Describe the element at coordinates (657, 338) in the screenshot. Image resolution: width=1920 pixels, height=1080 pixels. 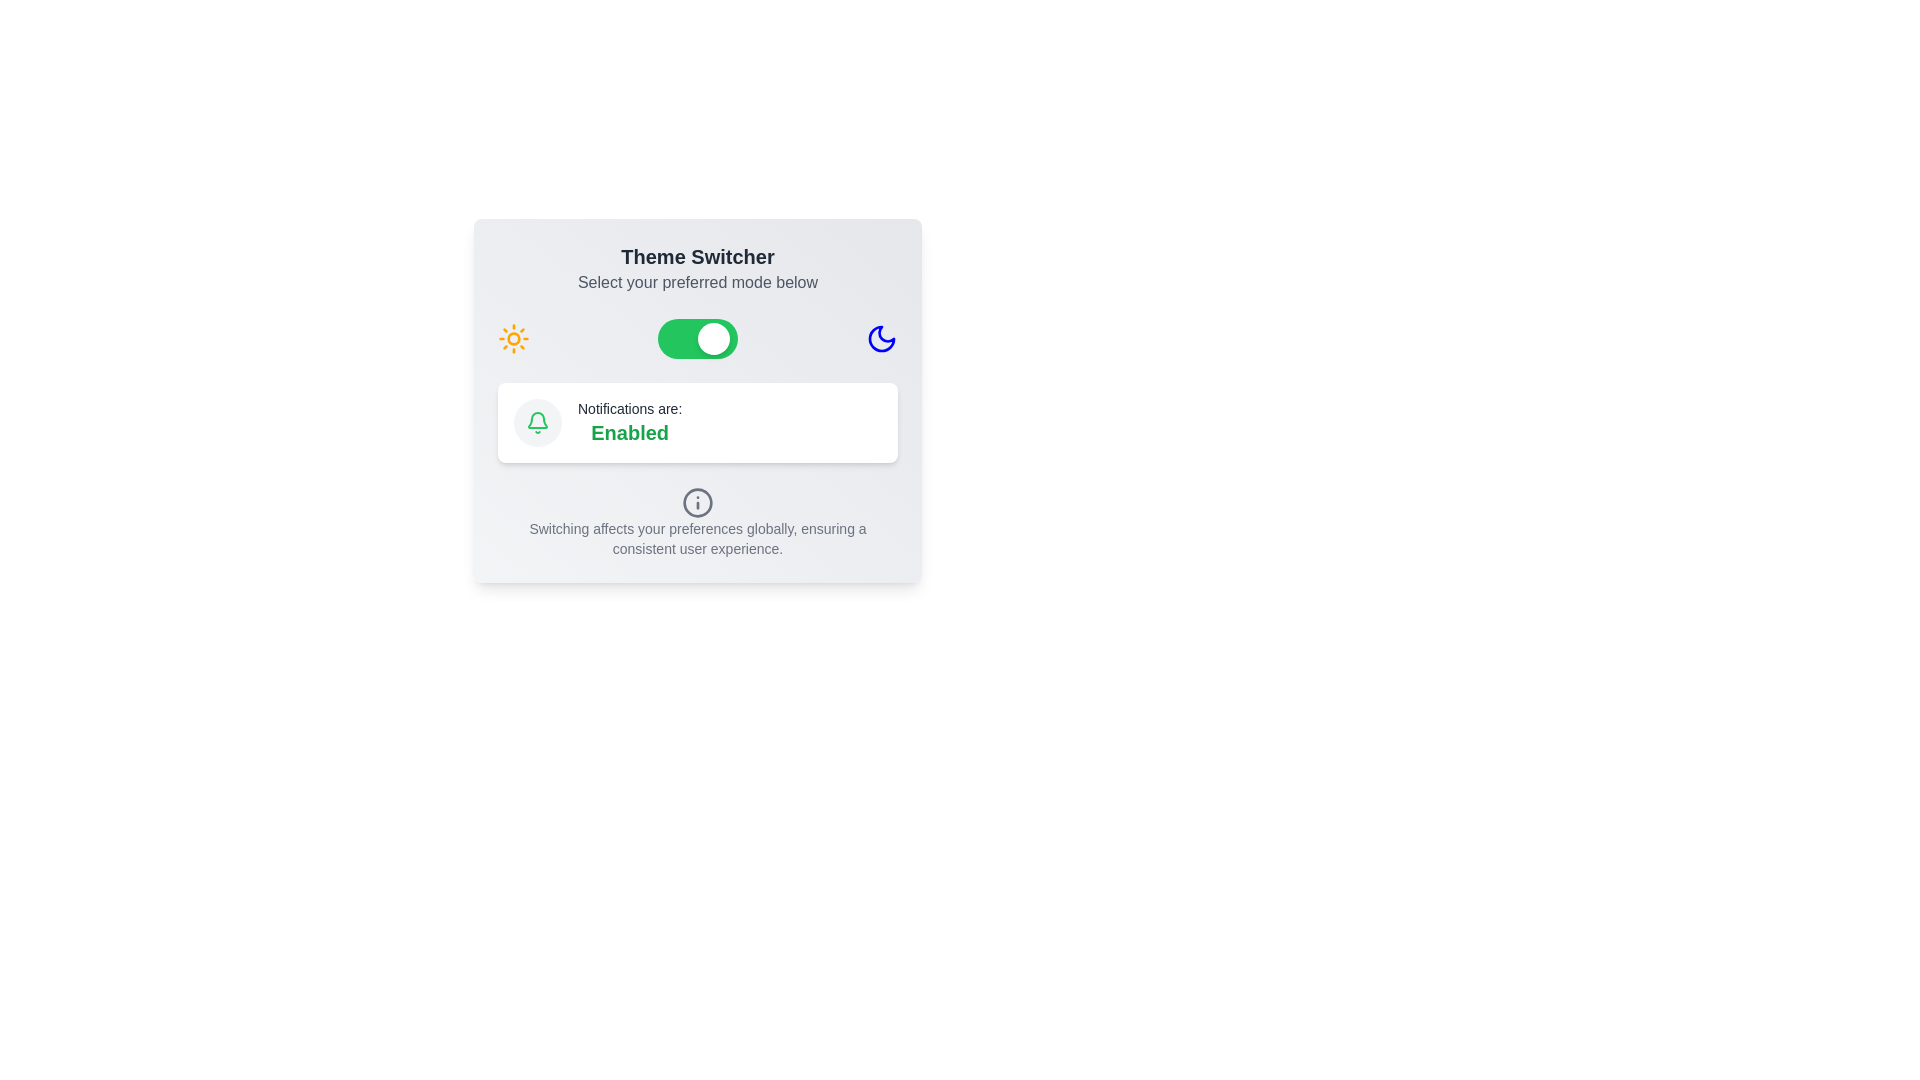
I see `the theme switcher` at that location.